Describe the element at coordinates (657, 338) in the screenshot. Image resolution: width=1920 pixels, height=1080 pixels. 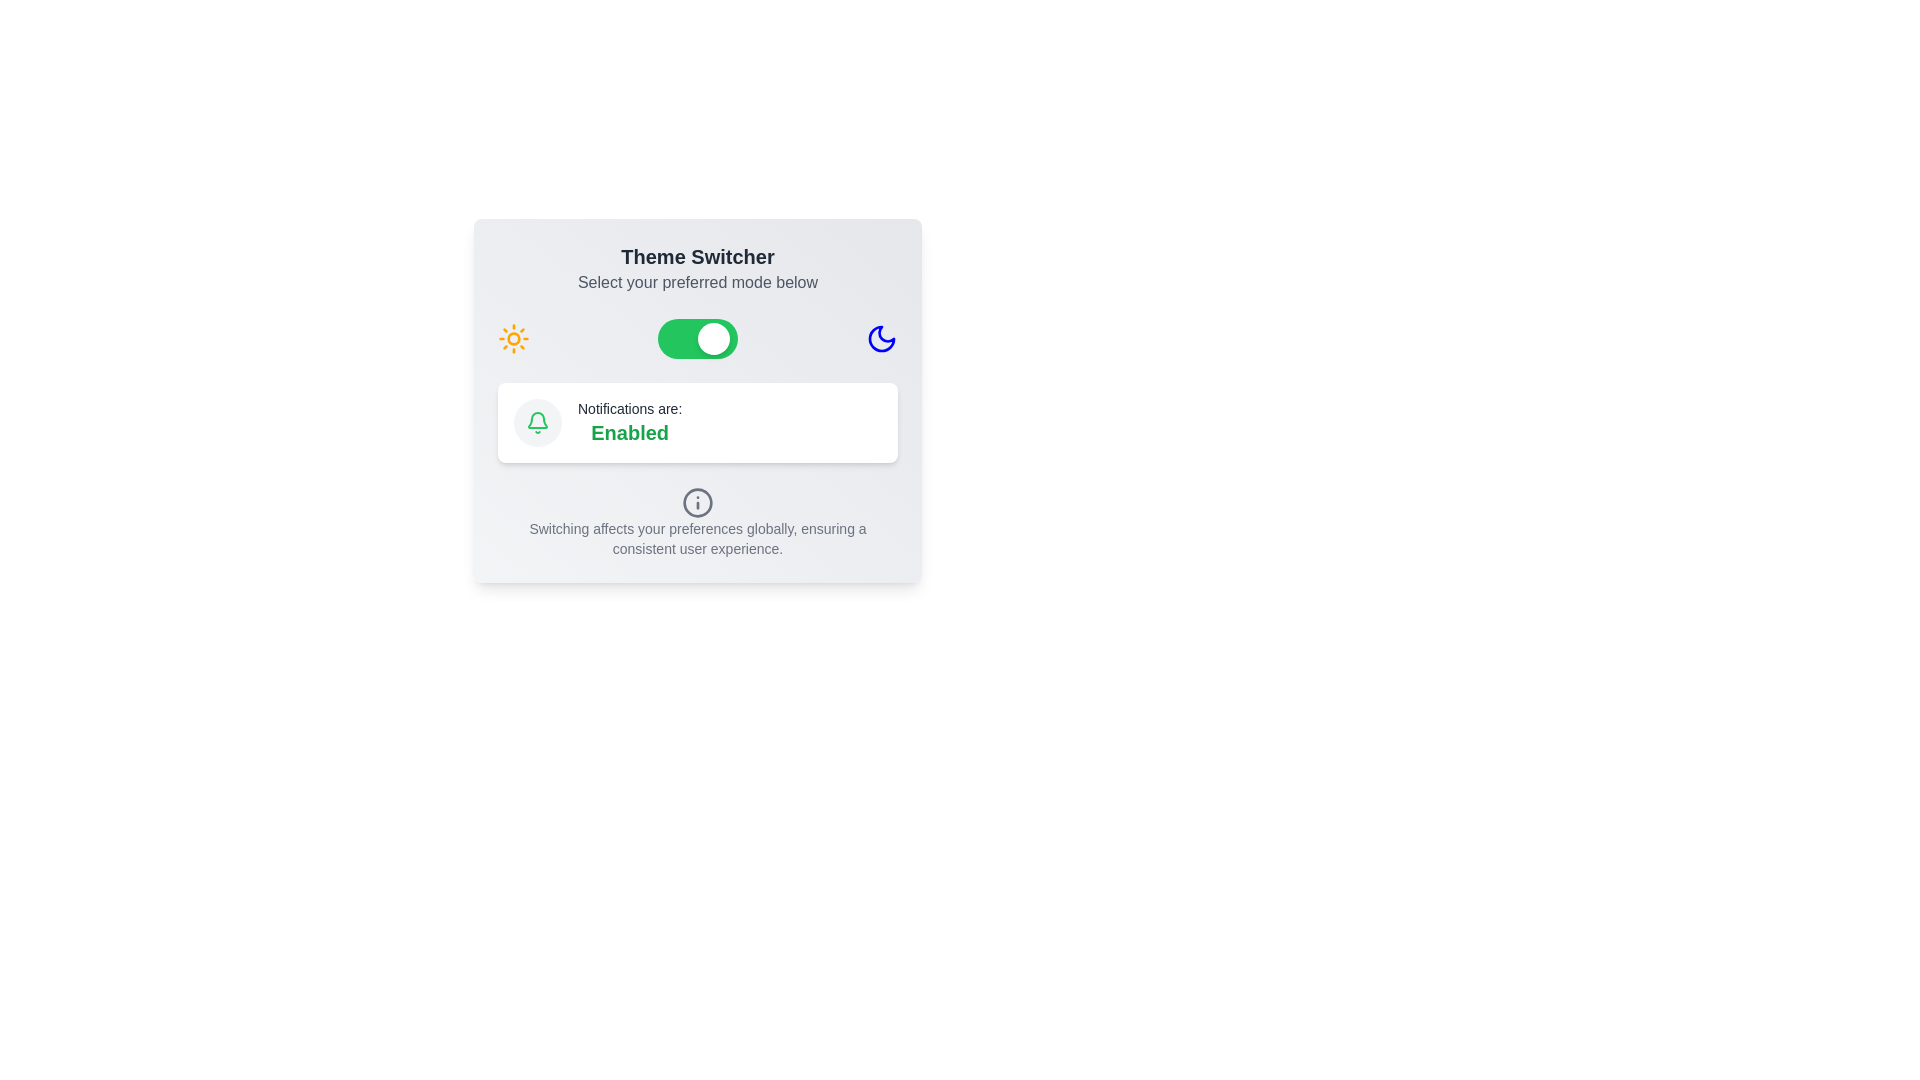
I see `the theme switcher` at that location.